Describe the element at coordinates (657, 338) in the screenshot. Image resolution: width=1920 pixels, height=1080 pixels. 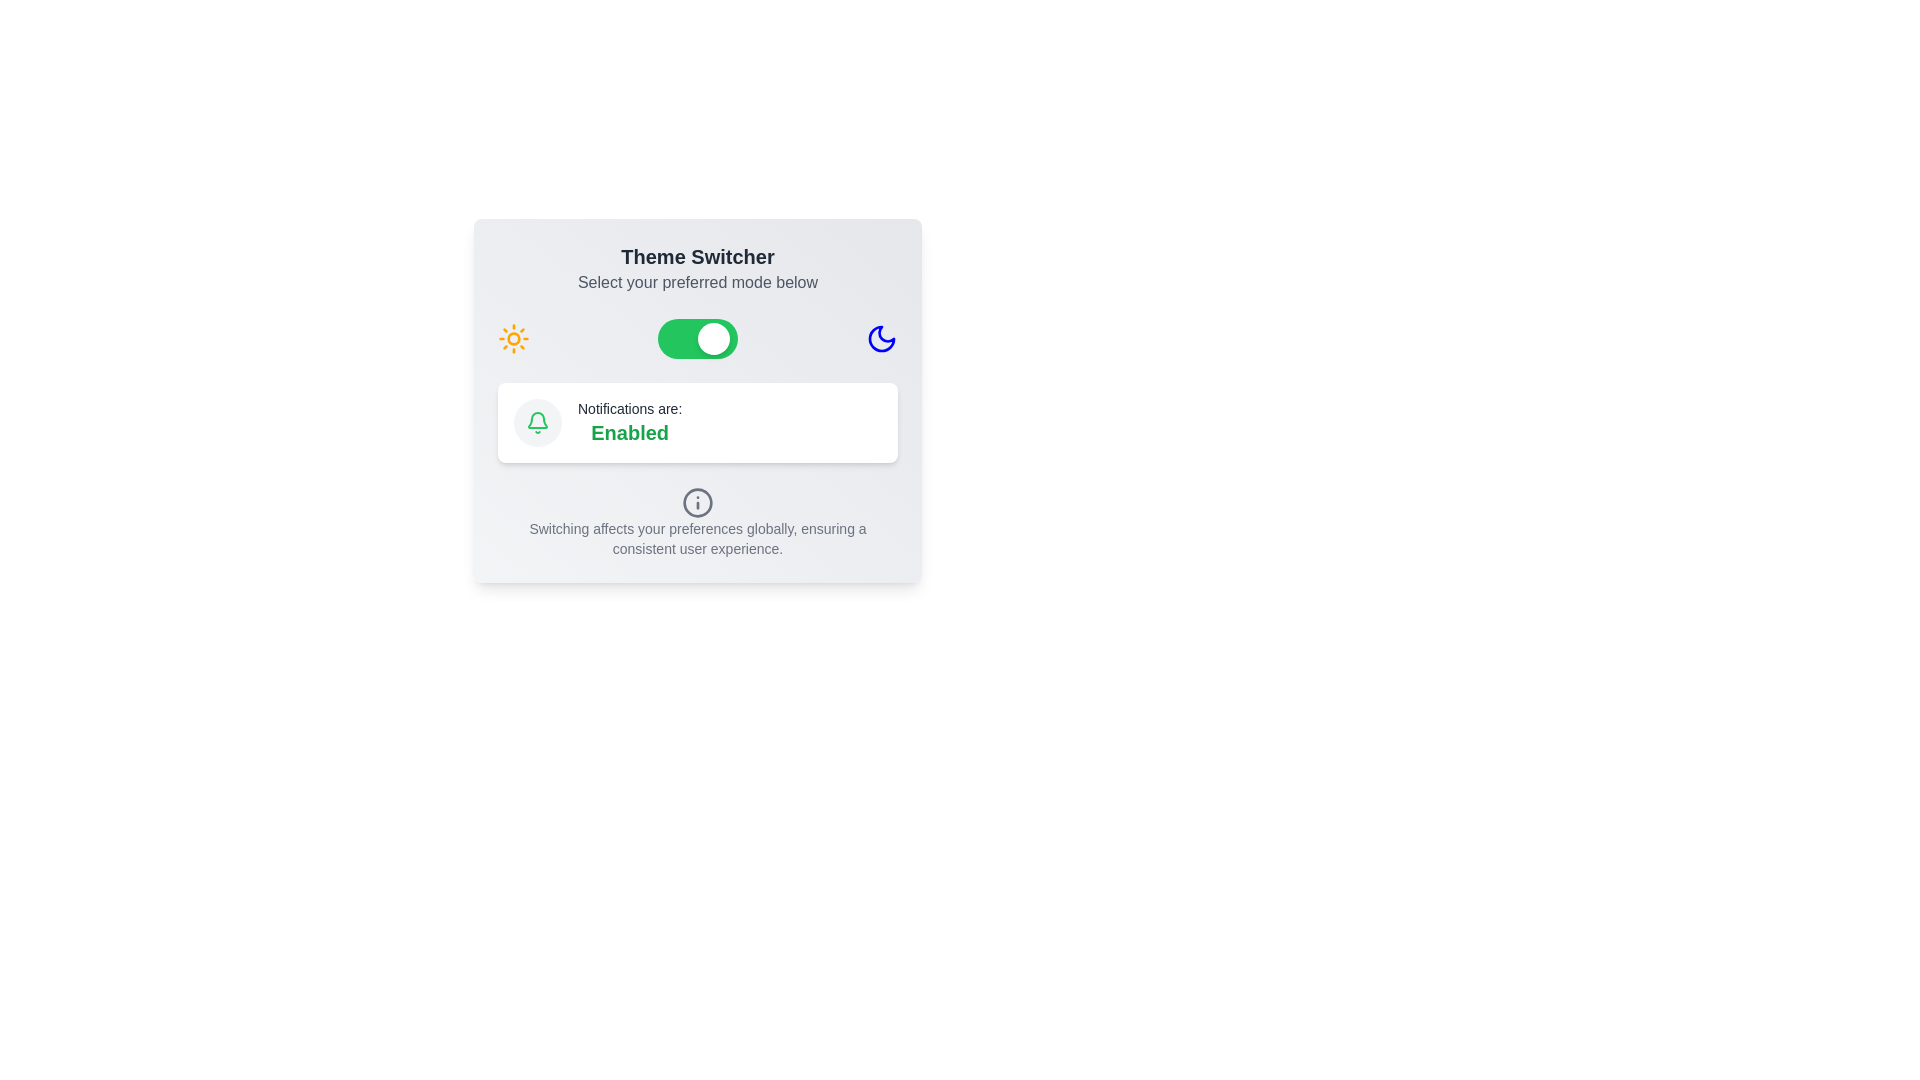
I see `the theme switcher` at that location.